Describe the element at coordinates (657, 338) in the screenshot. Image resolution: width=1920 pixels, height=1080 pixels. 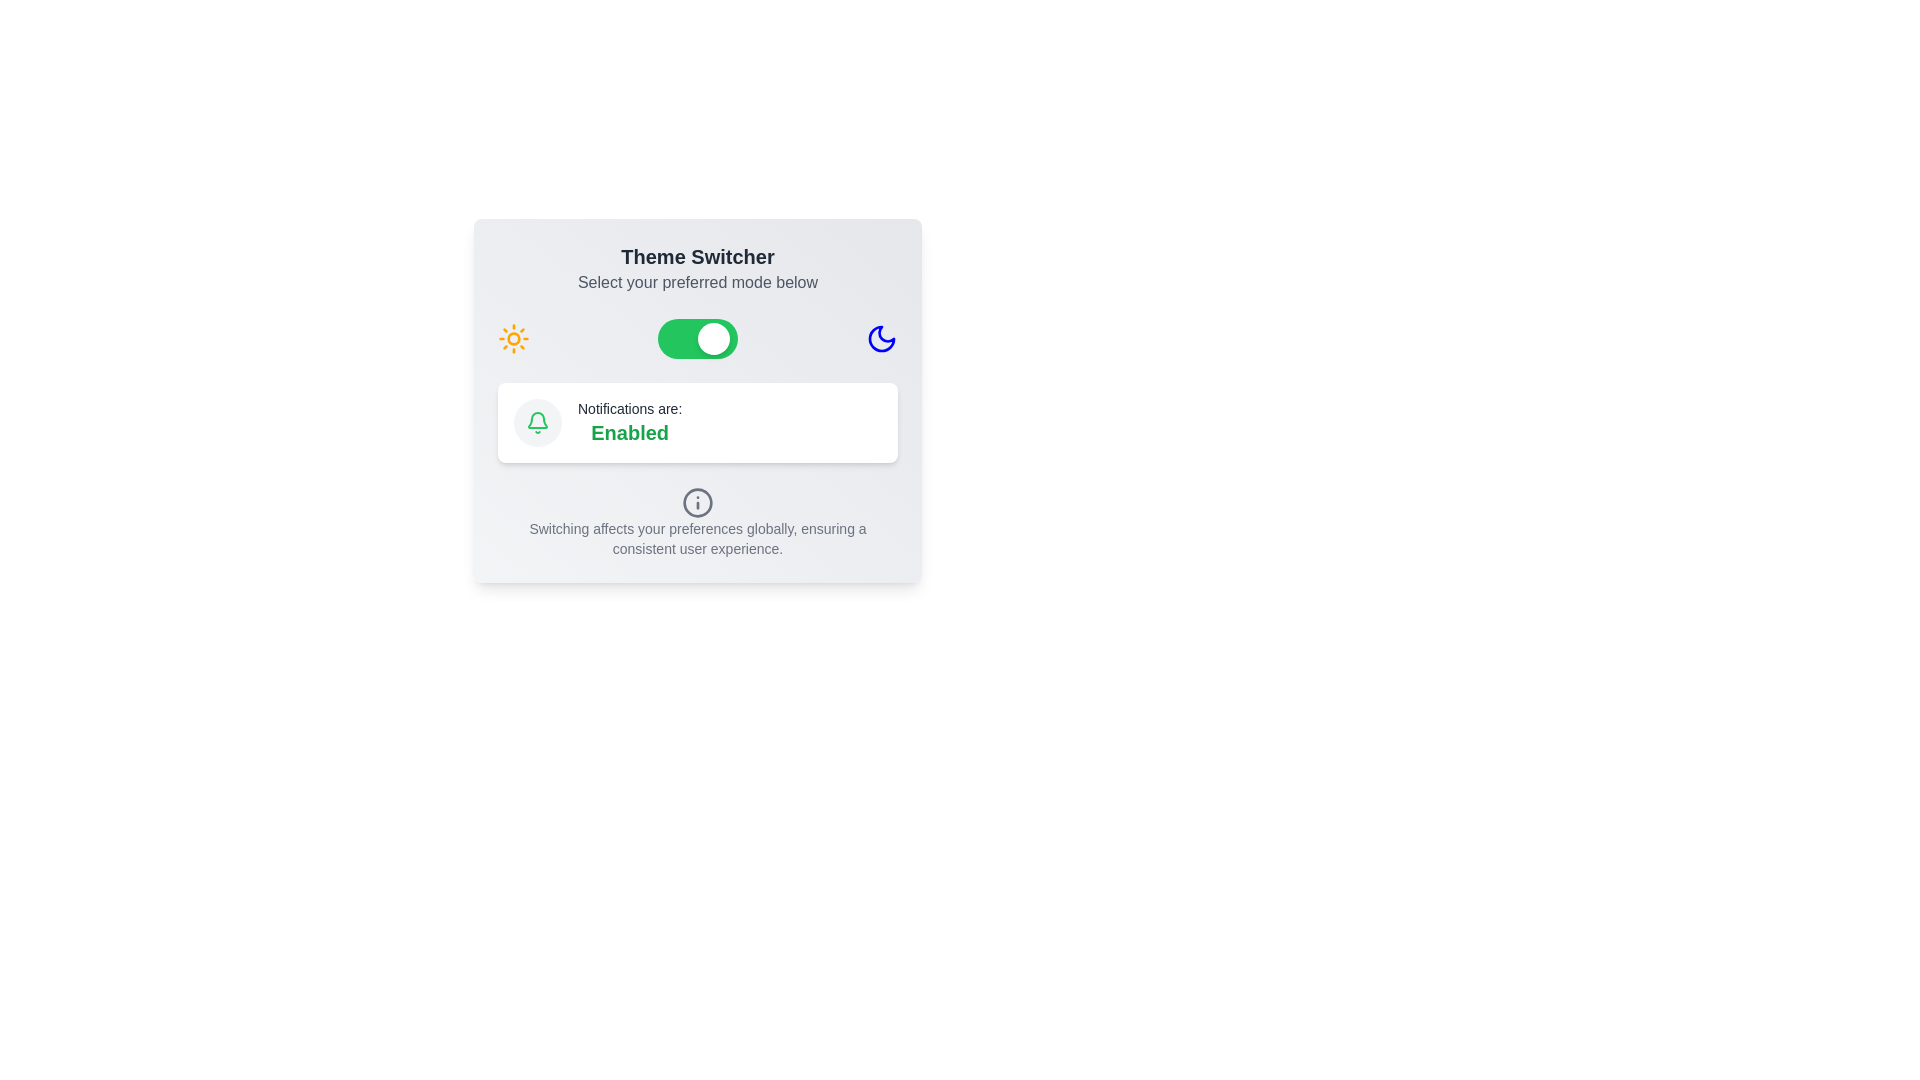
I see `the theme switcher` at that location.